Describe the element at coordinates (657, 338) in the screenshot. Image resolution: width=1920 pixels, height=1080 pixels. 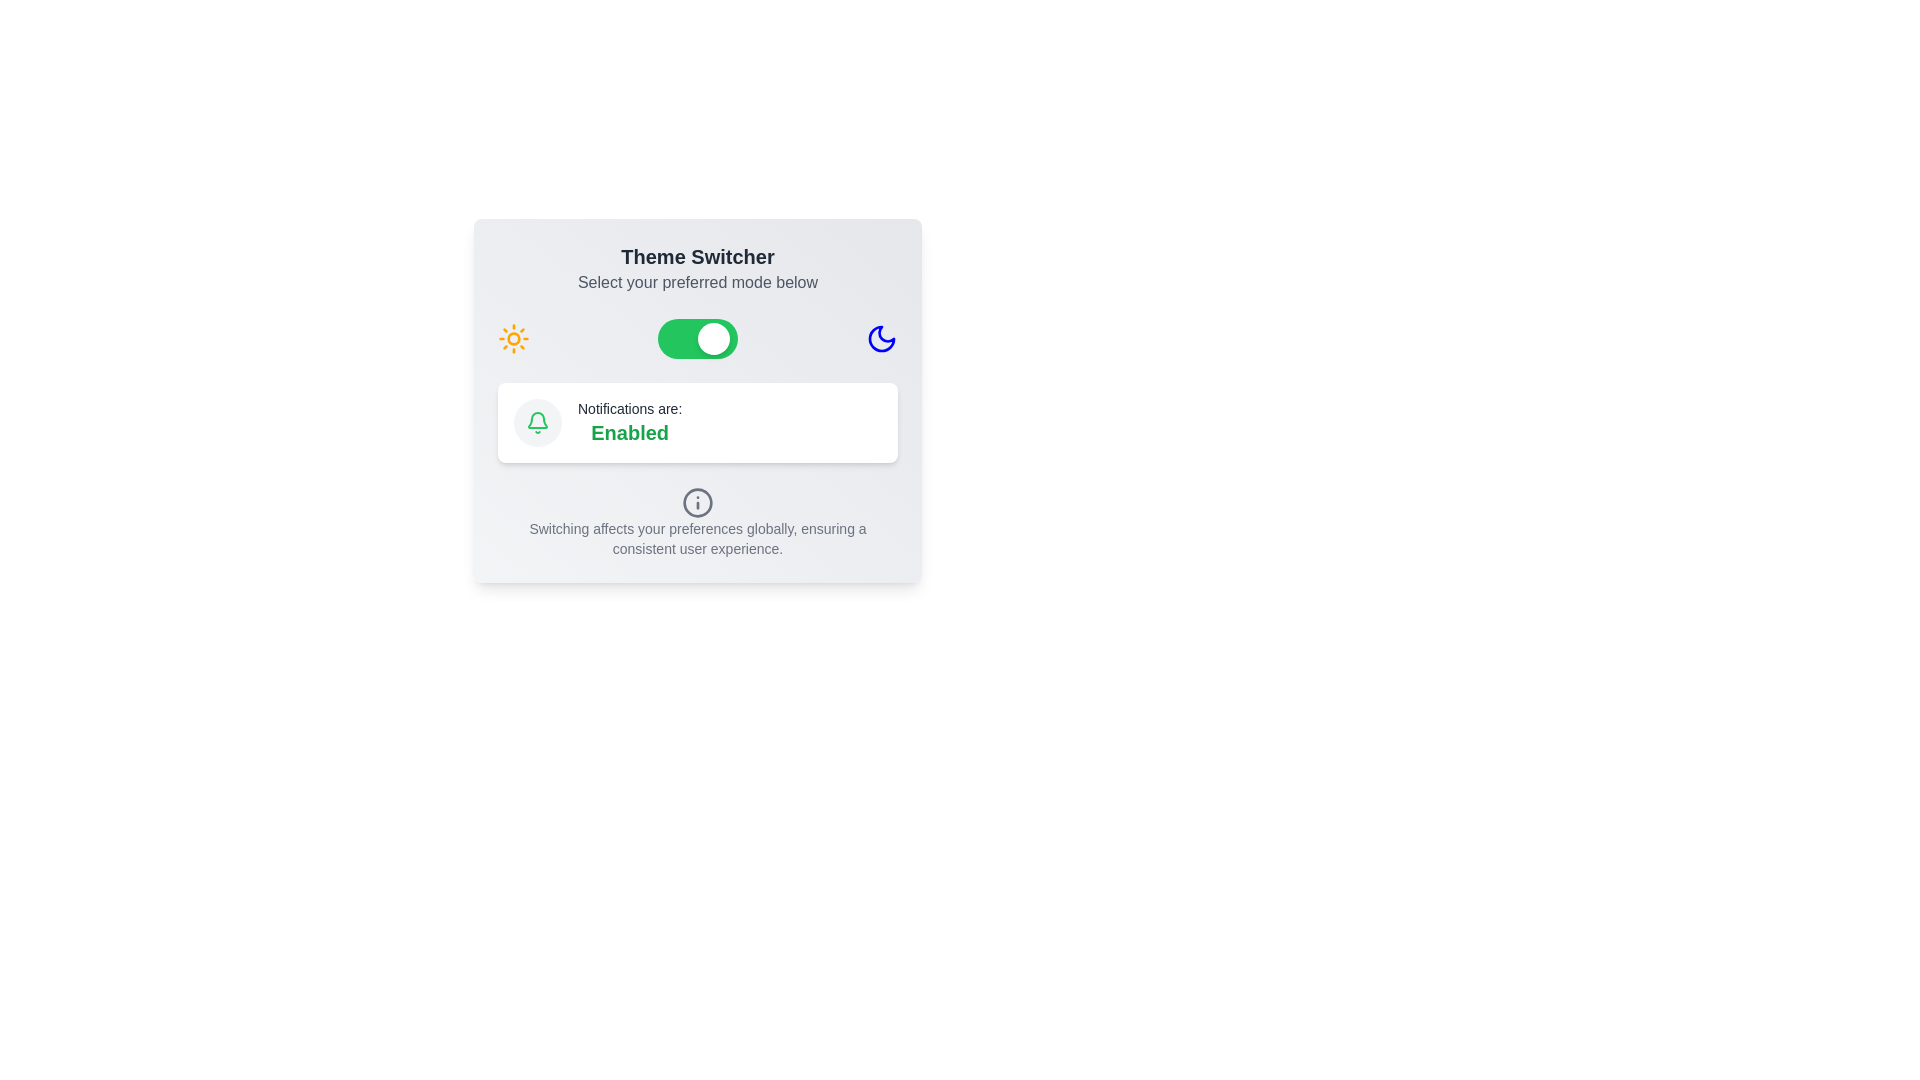
I see `the theme switcher` at that location.